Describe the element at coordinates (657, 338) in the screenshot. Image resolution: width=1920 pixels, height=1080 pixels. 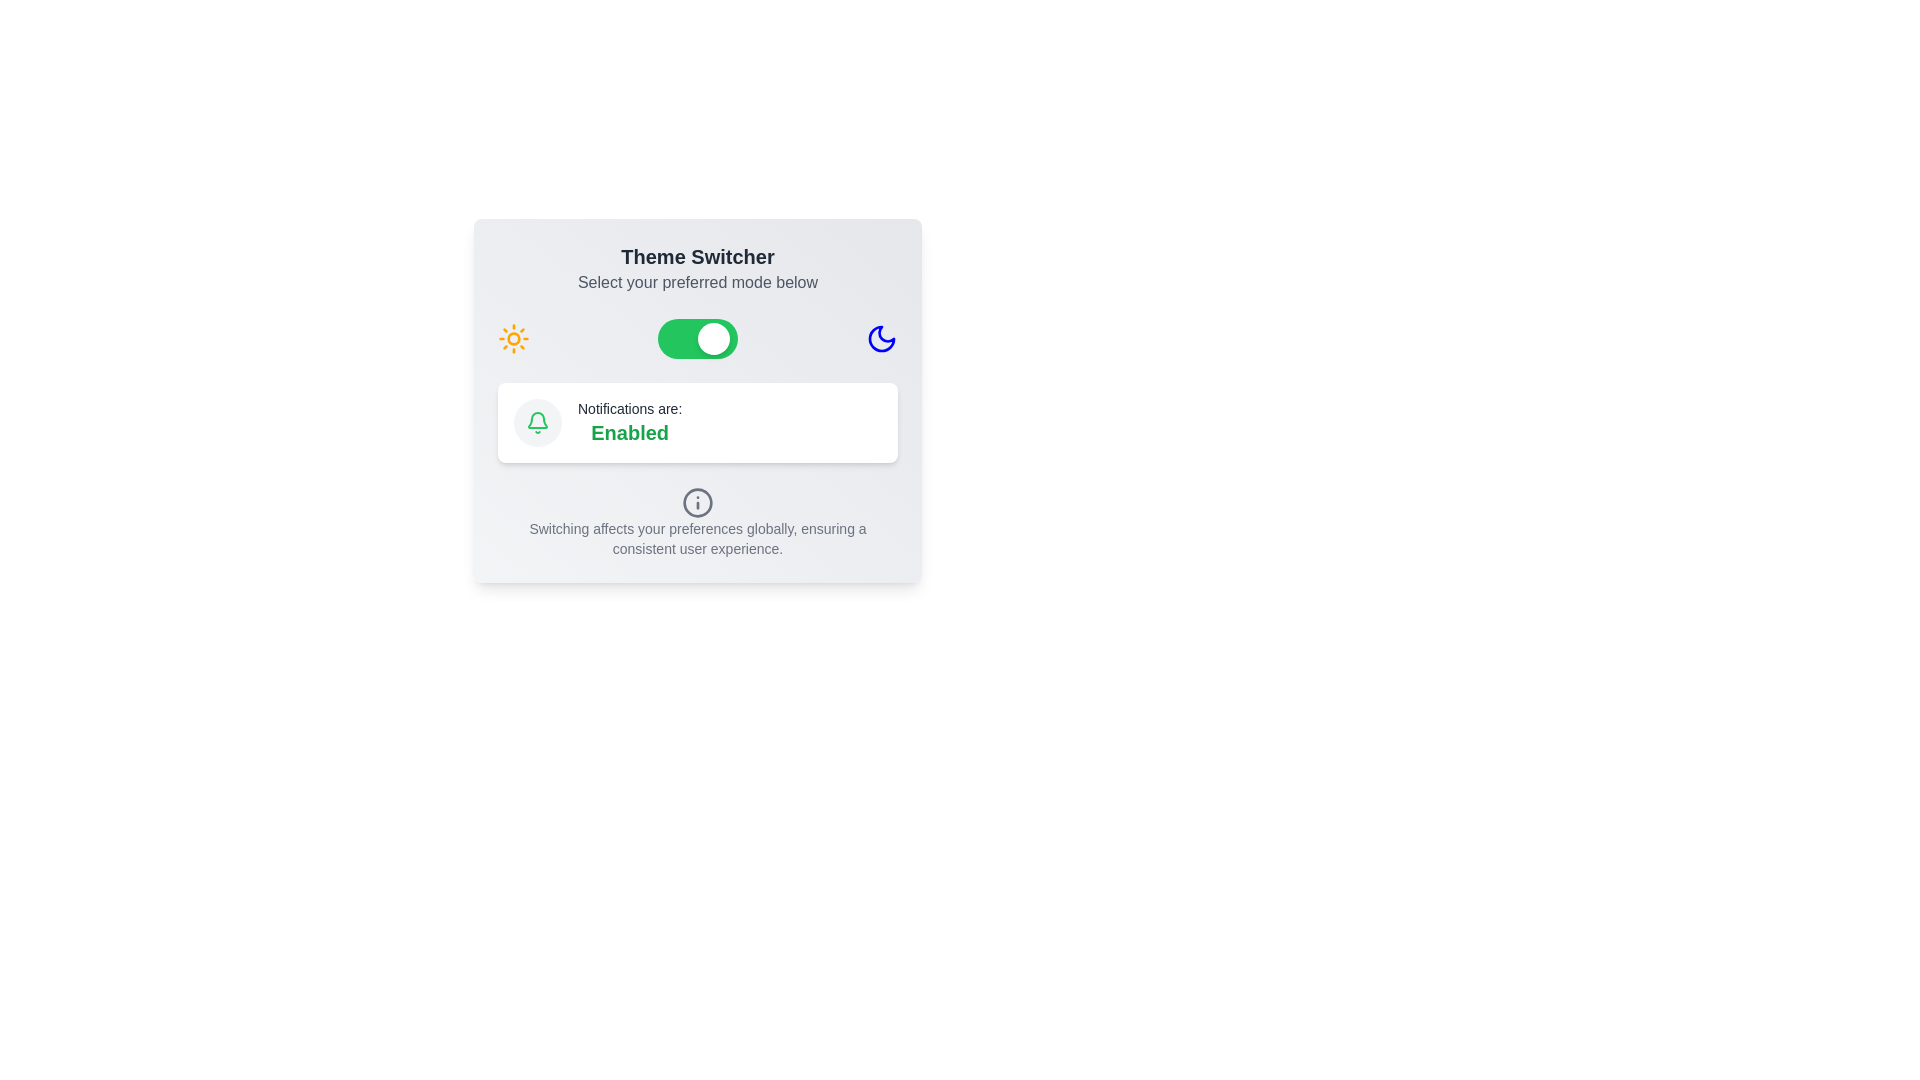
I see `the theme switcher` at that location.